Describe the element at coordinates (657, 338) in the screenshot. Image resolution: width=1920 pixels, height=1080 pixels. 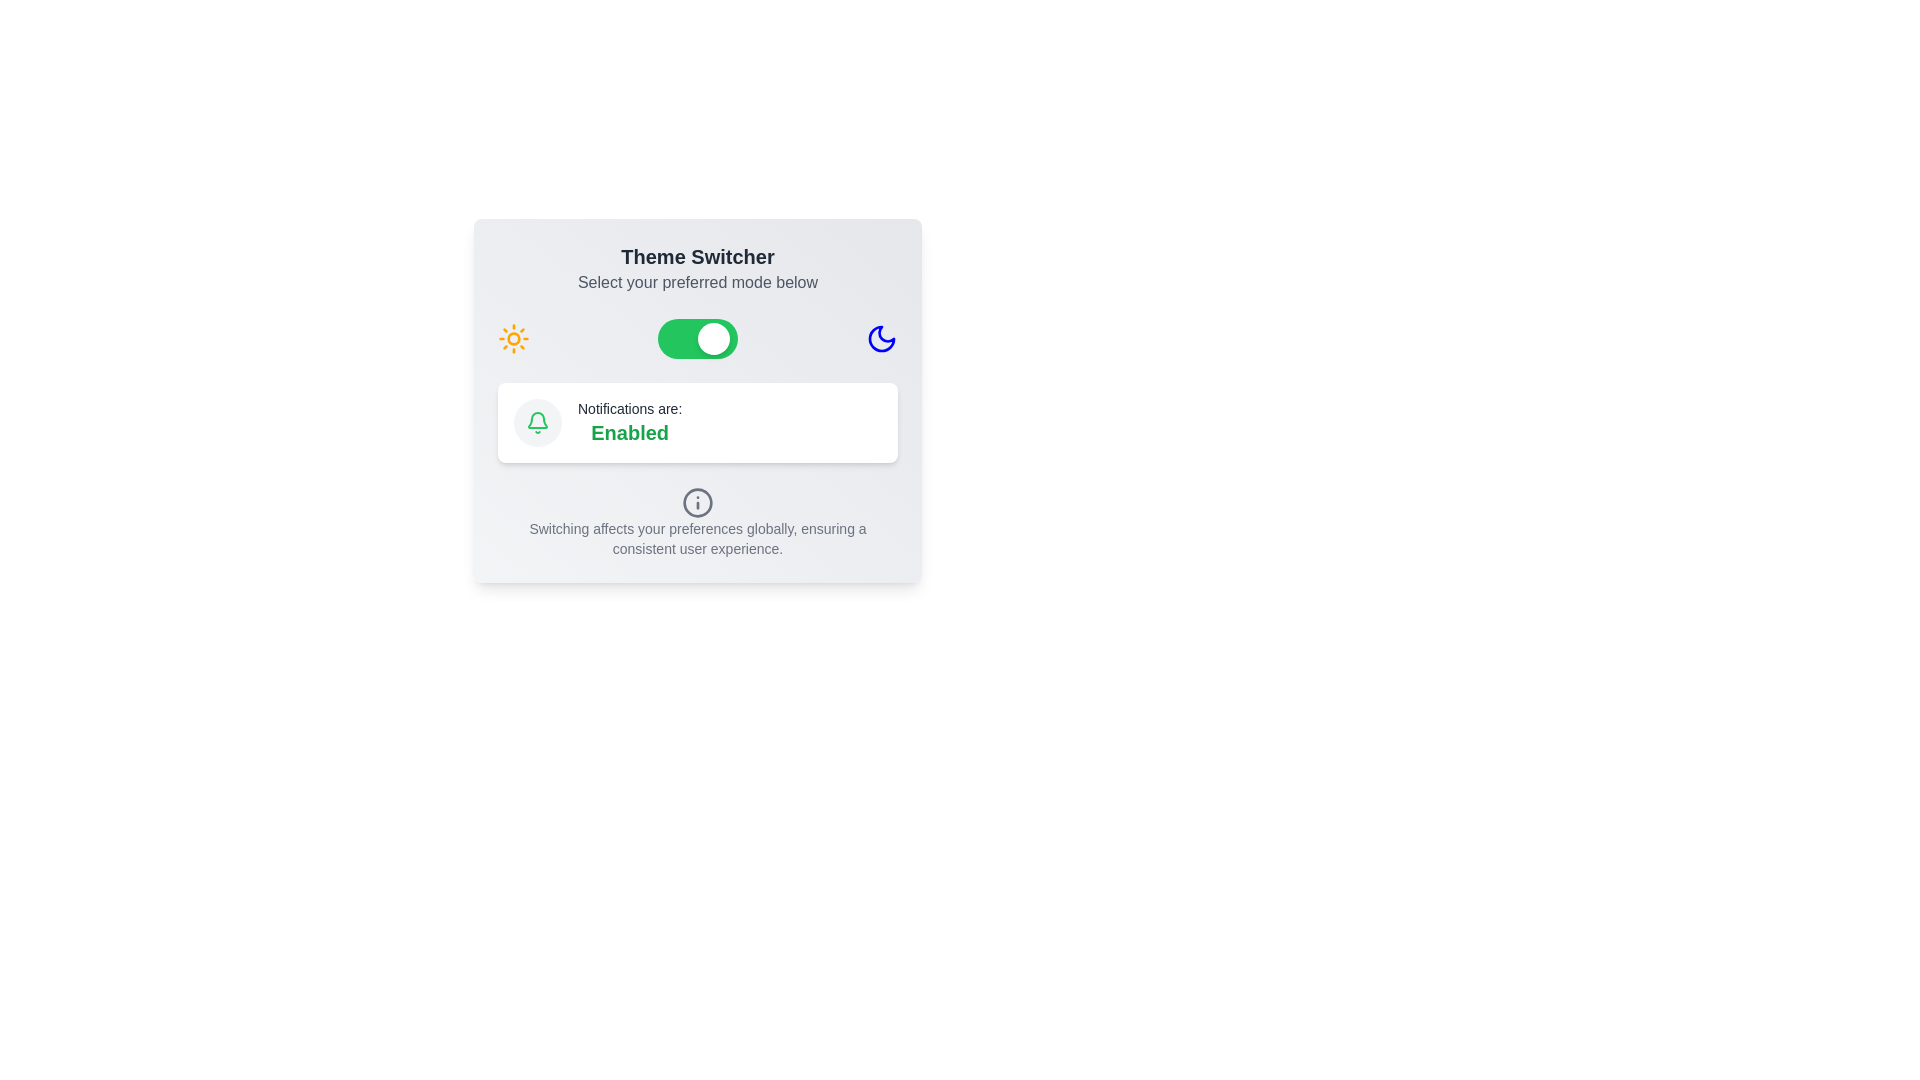
I see `the theme switcher` at that location.